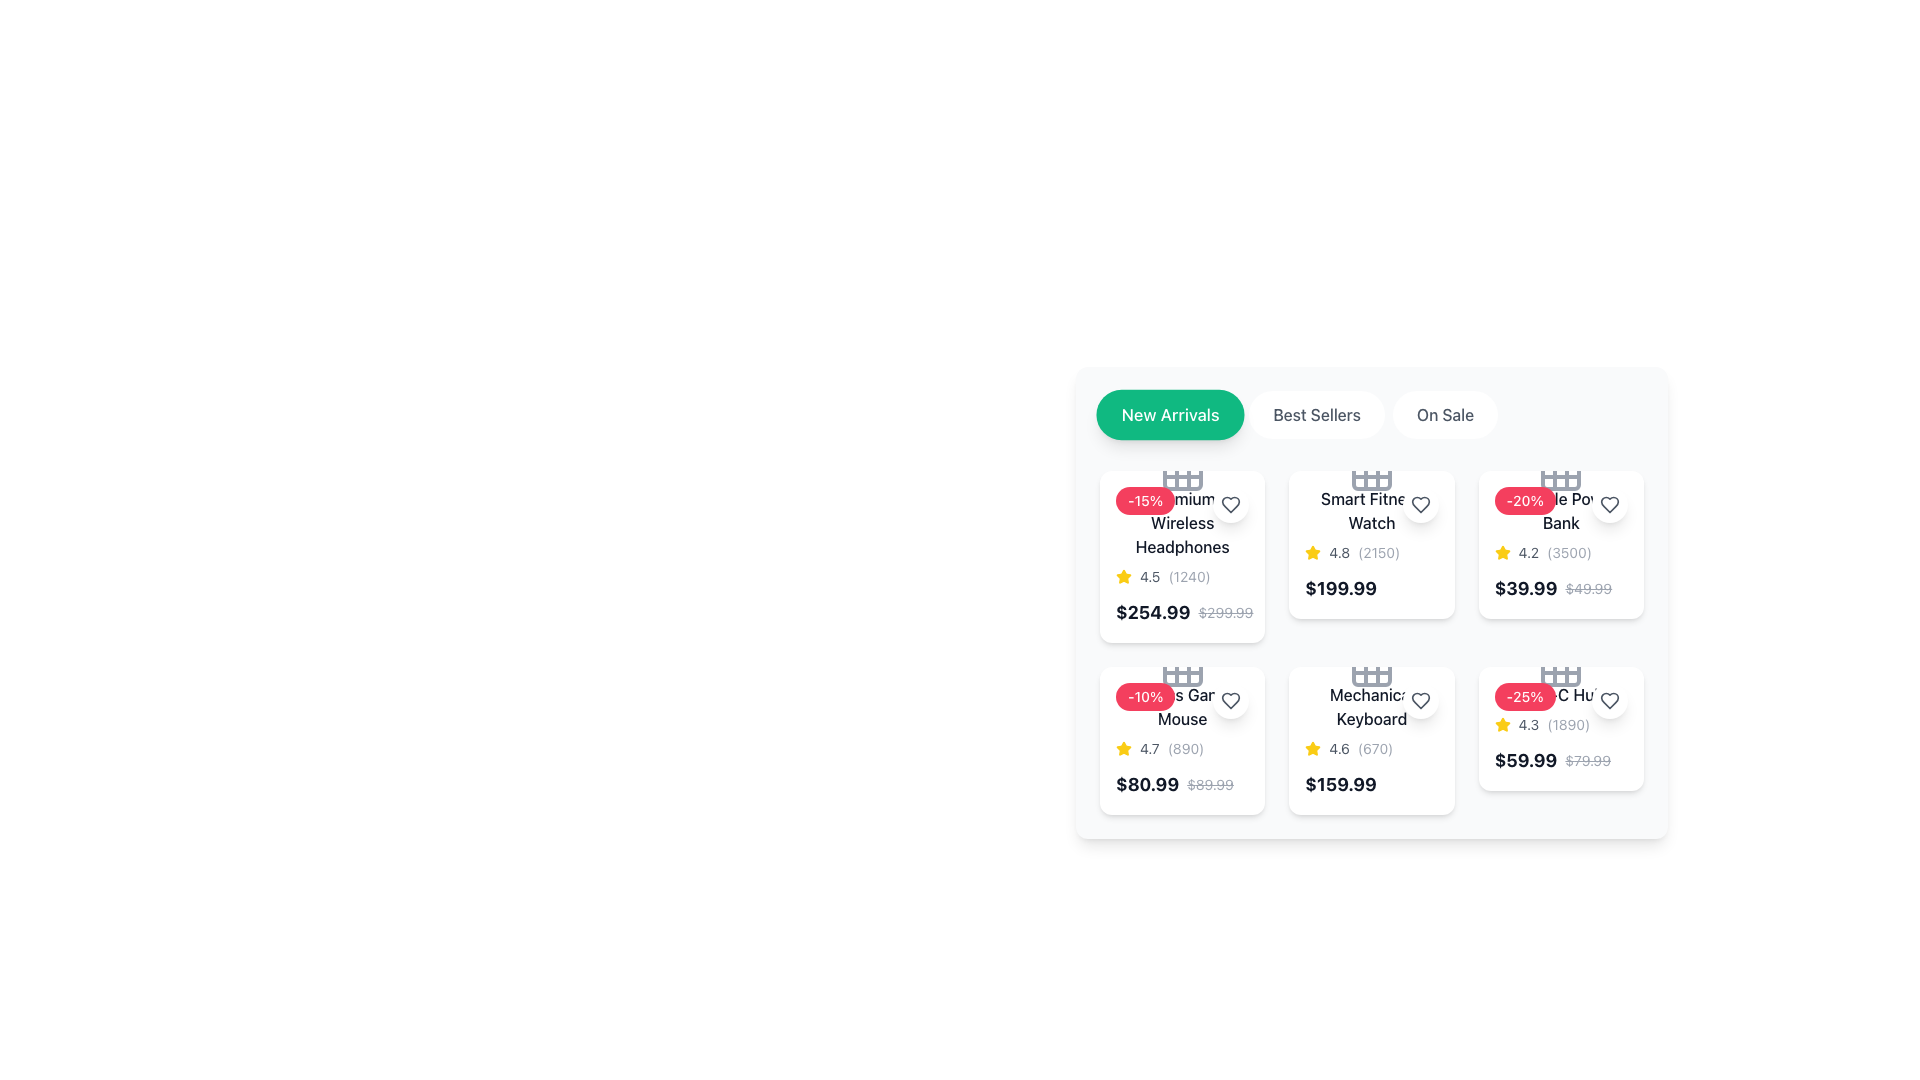  I want to click on the heart icon in the top-right corner of the product card for 'Premium Wireless Headphones' to mark it as a favorite, so click(1230, 504).